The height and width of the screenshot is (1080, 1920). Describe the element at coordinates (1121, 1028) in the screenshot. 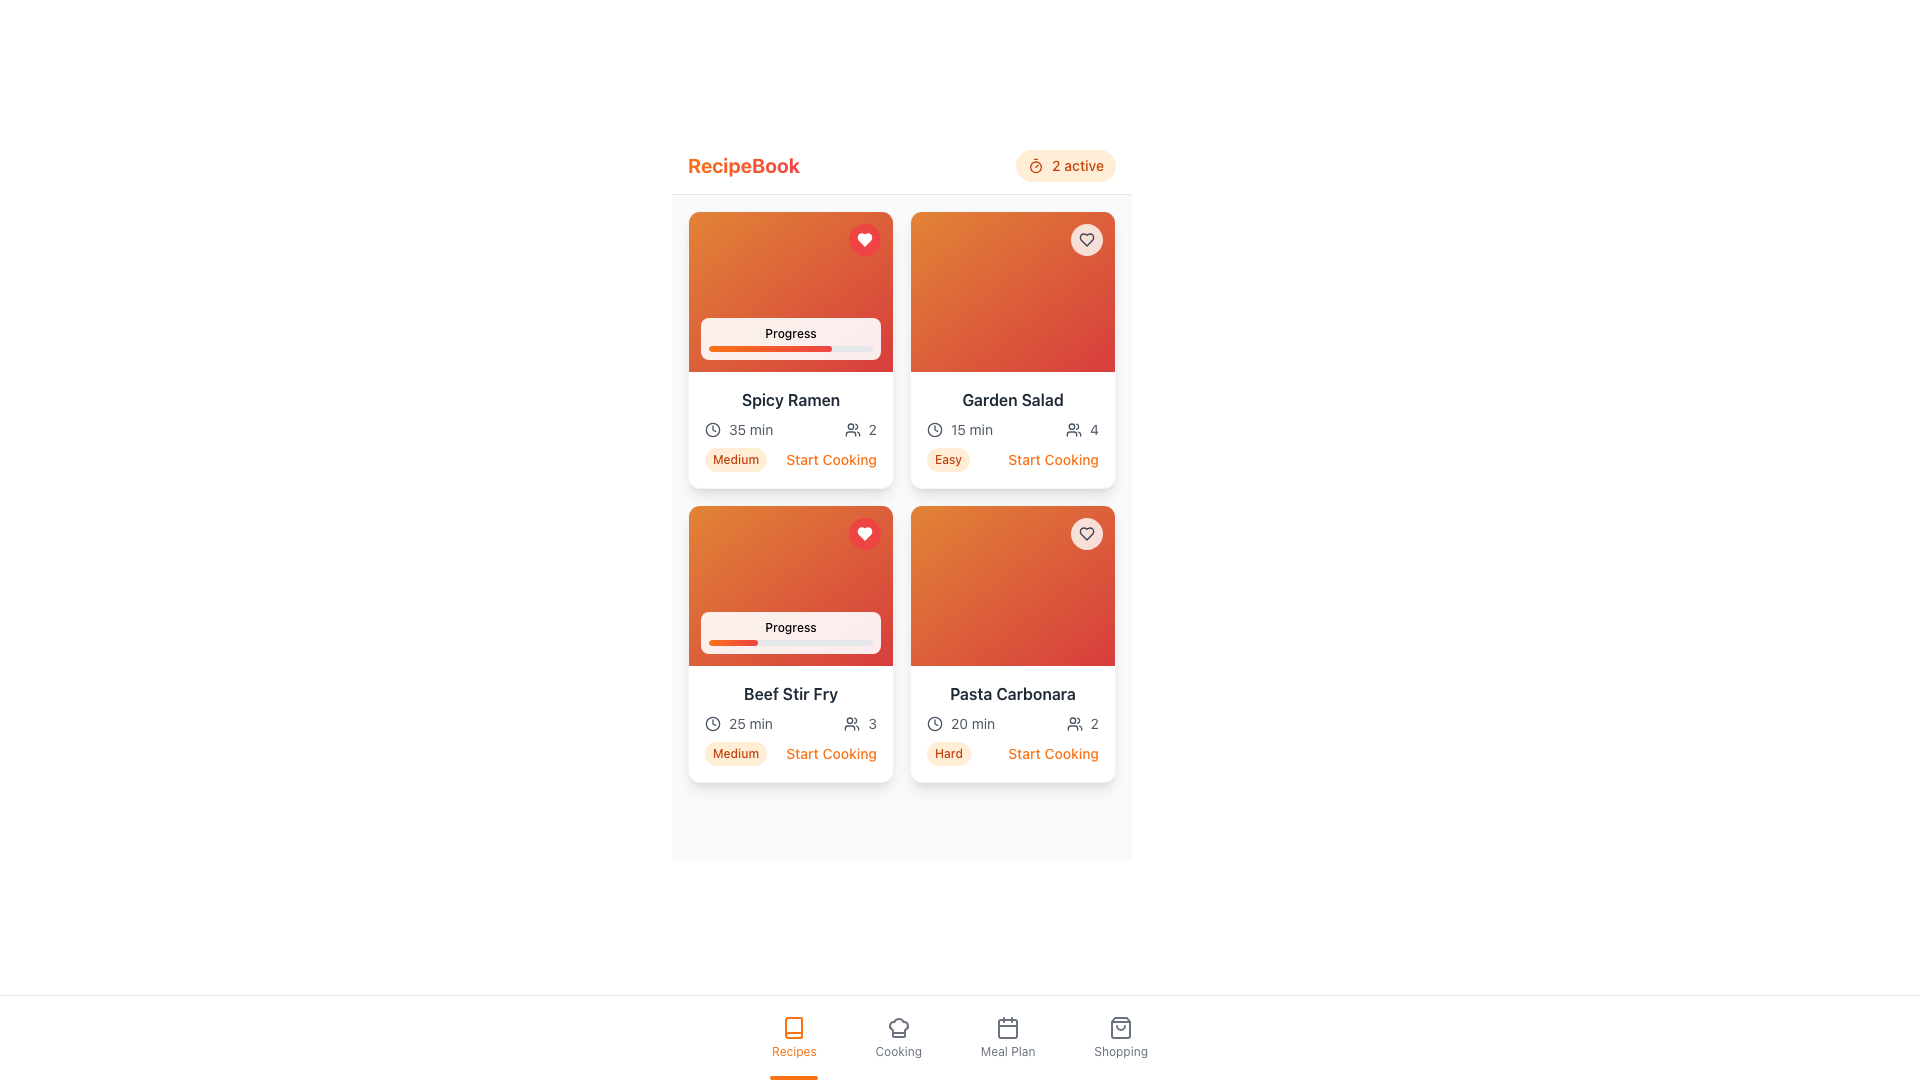

I see `the shopping bag icon located in the bottom menu bar at the far-right` at that location.